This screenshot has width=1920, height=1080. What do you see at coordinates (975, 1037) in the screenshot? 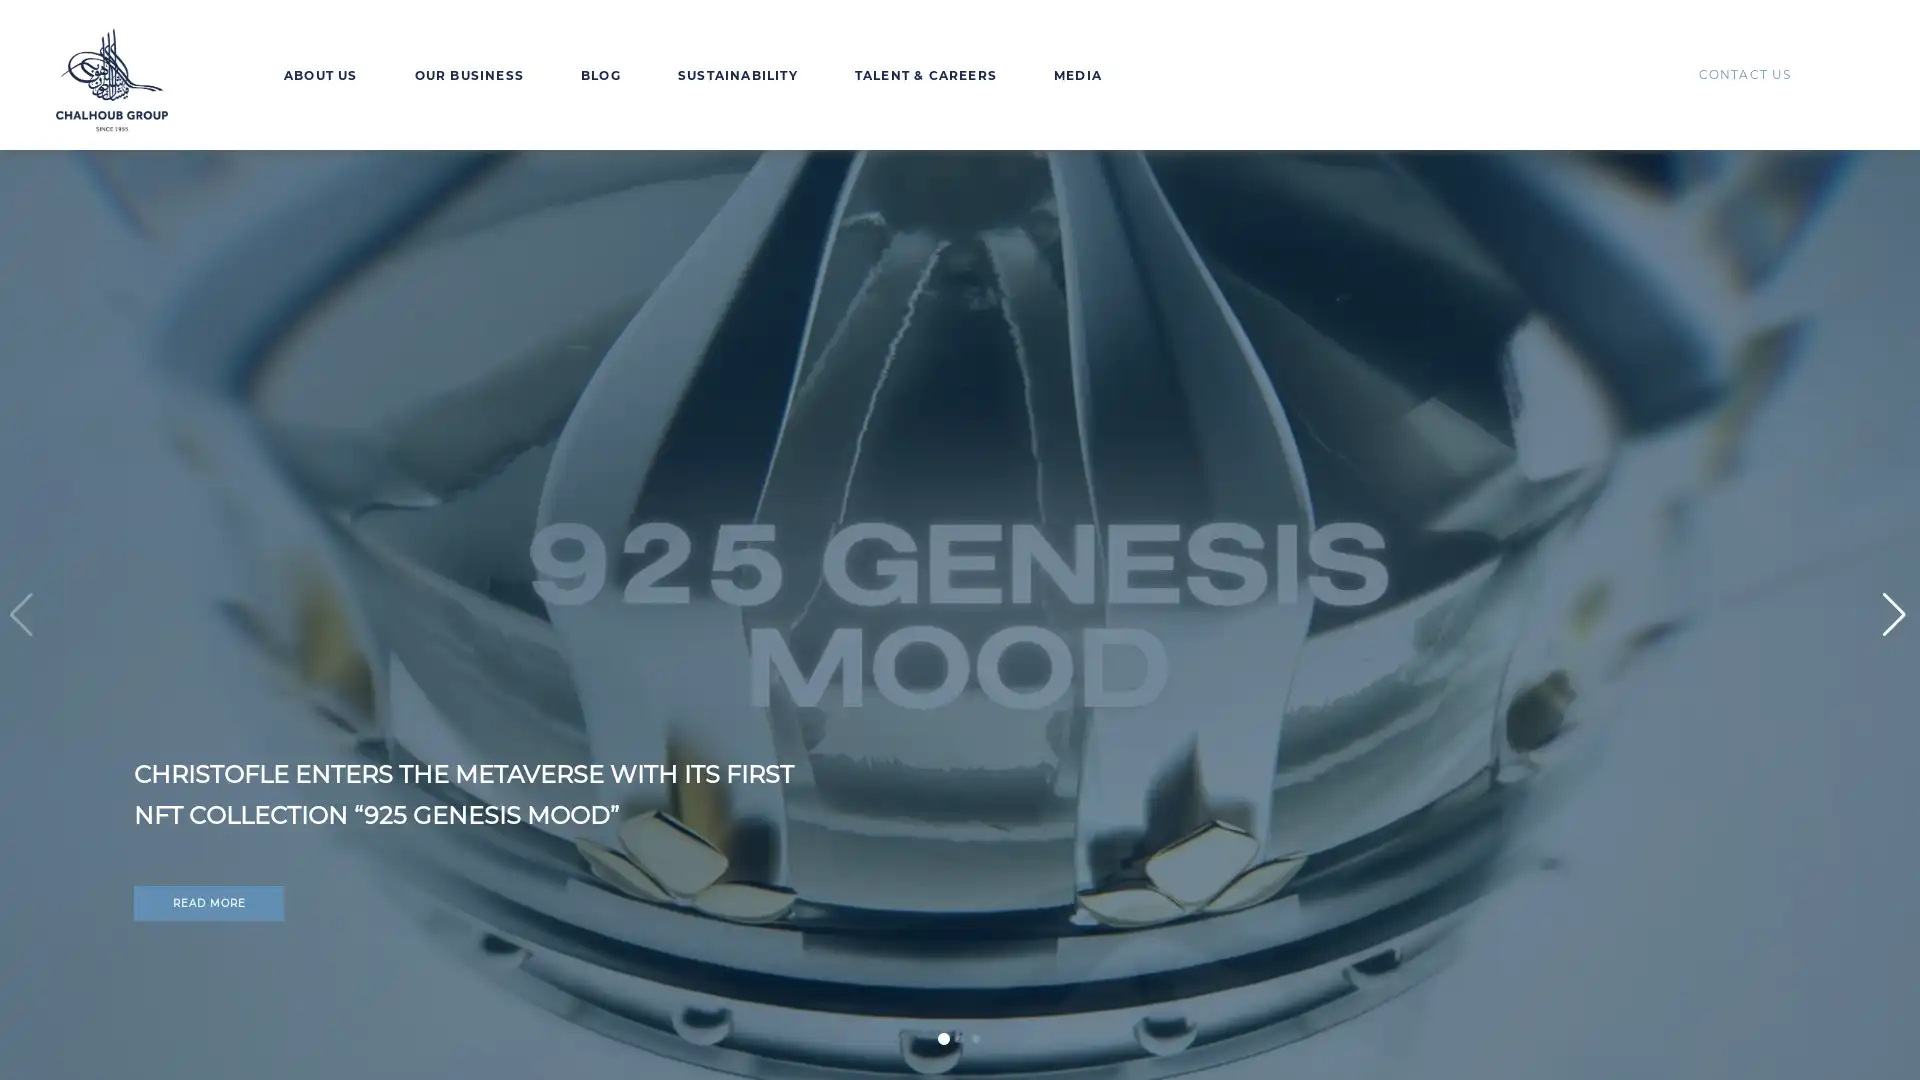
I see `Go to slide 3` at bounding box center [975, 1037].